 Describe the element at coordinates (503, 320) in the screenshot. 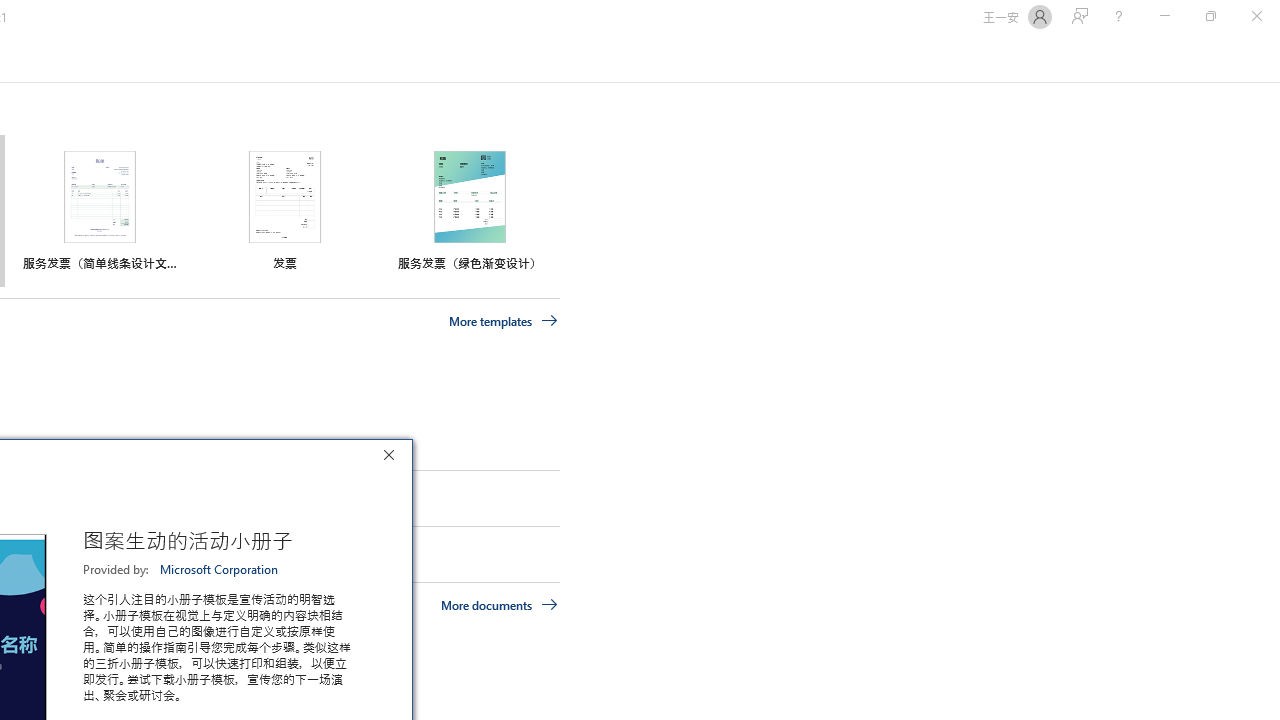

I see `'More templates'` at that location.